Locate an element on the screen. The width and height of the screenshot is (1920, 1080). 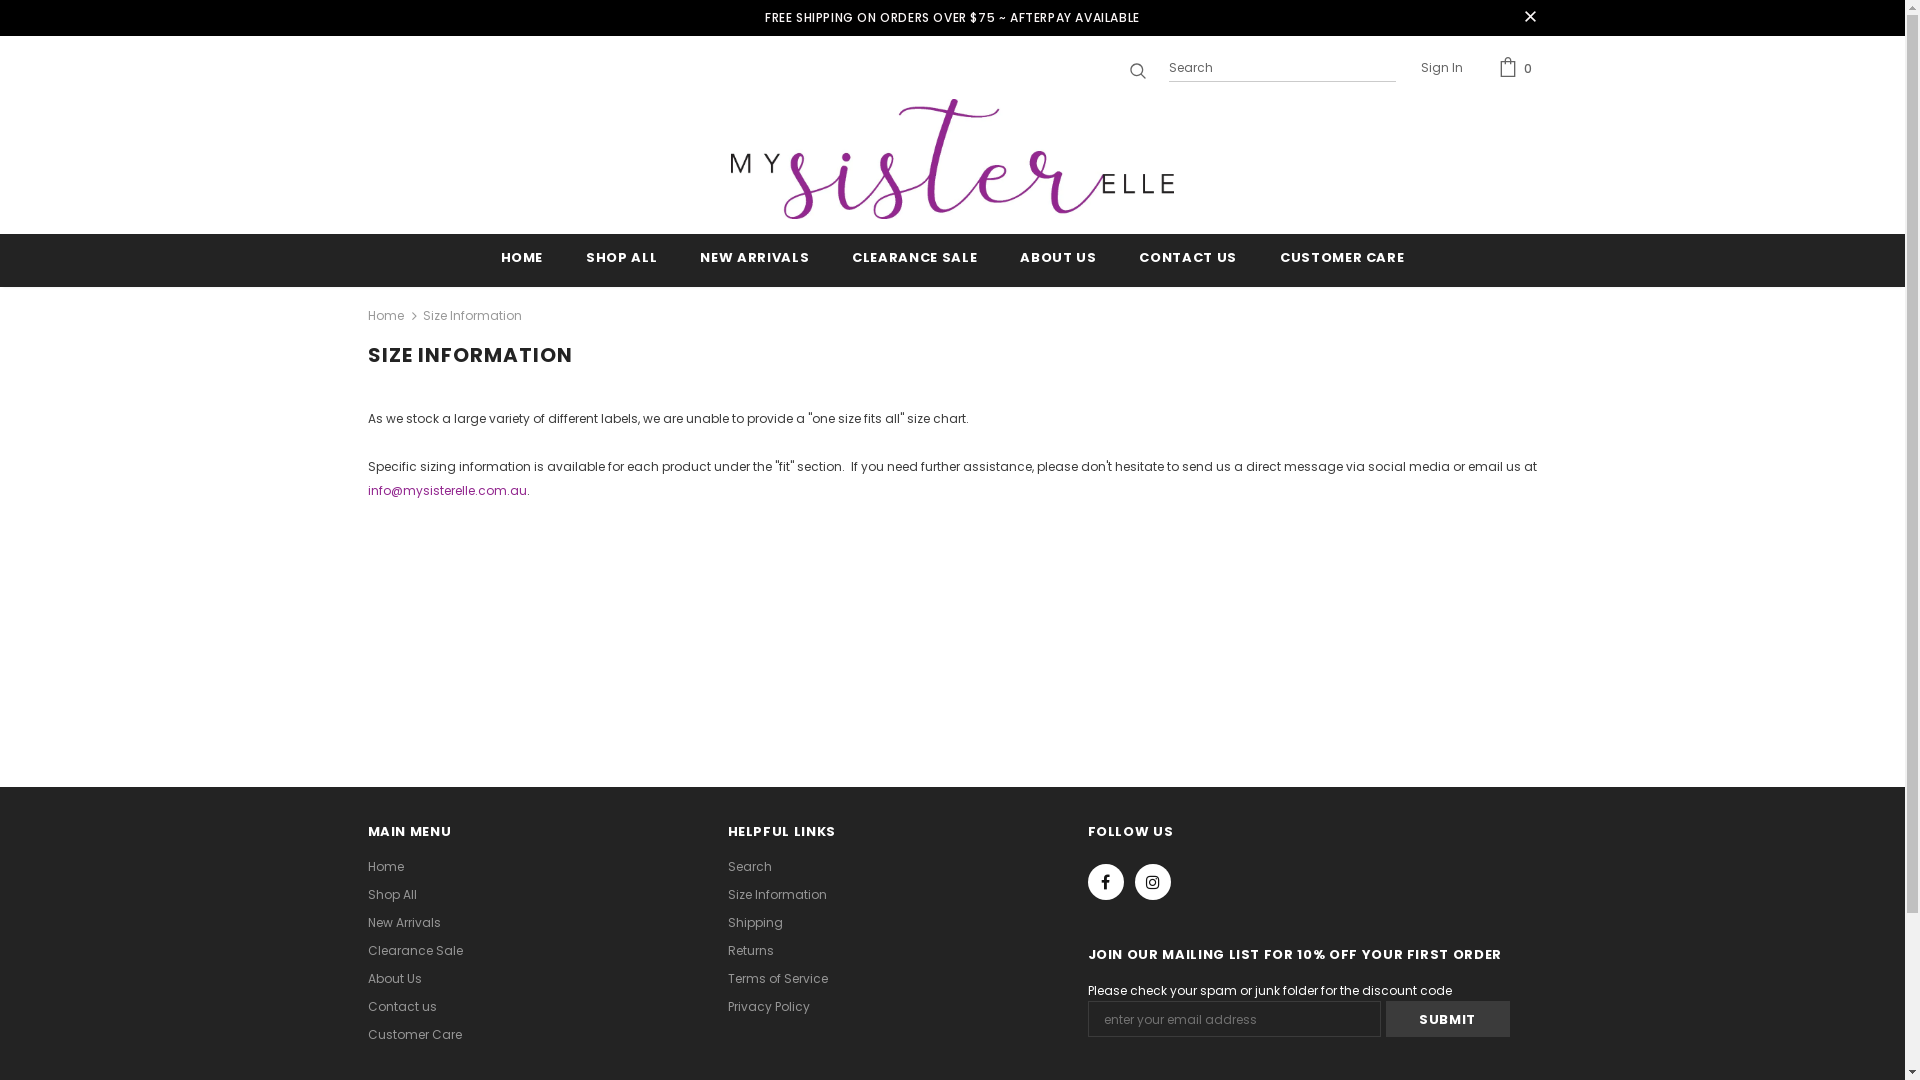
'HOME' is located at coordinates (522, 259).